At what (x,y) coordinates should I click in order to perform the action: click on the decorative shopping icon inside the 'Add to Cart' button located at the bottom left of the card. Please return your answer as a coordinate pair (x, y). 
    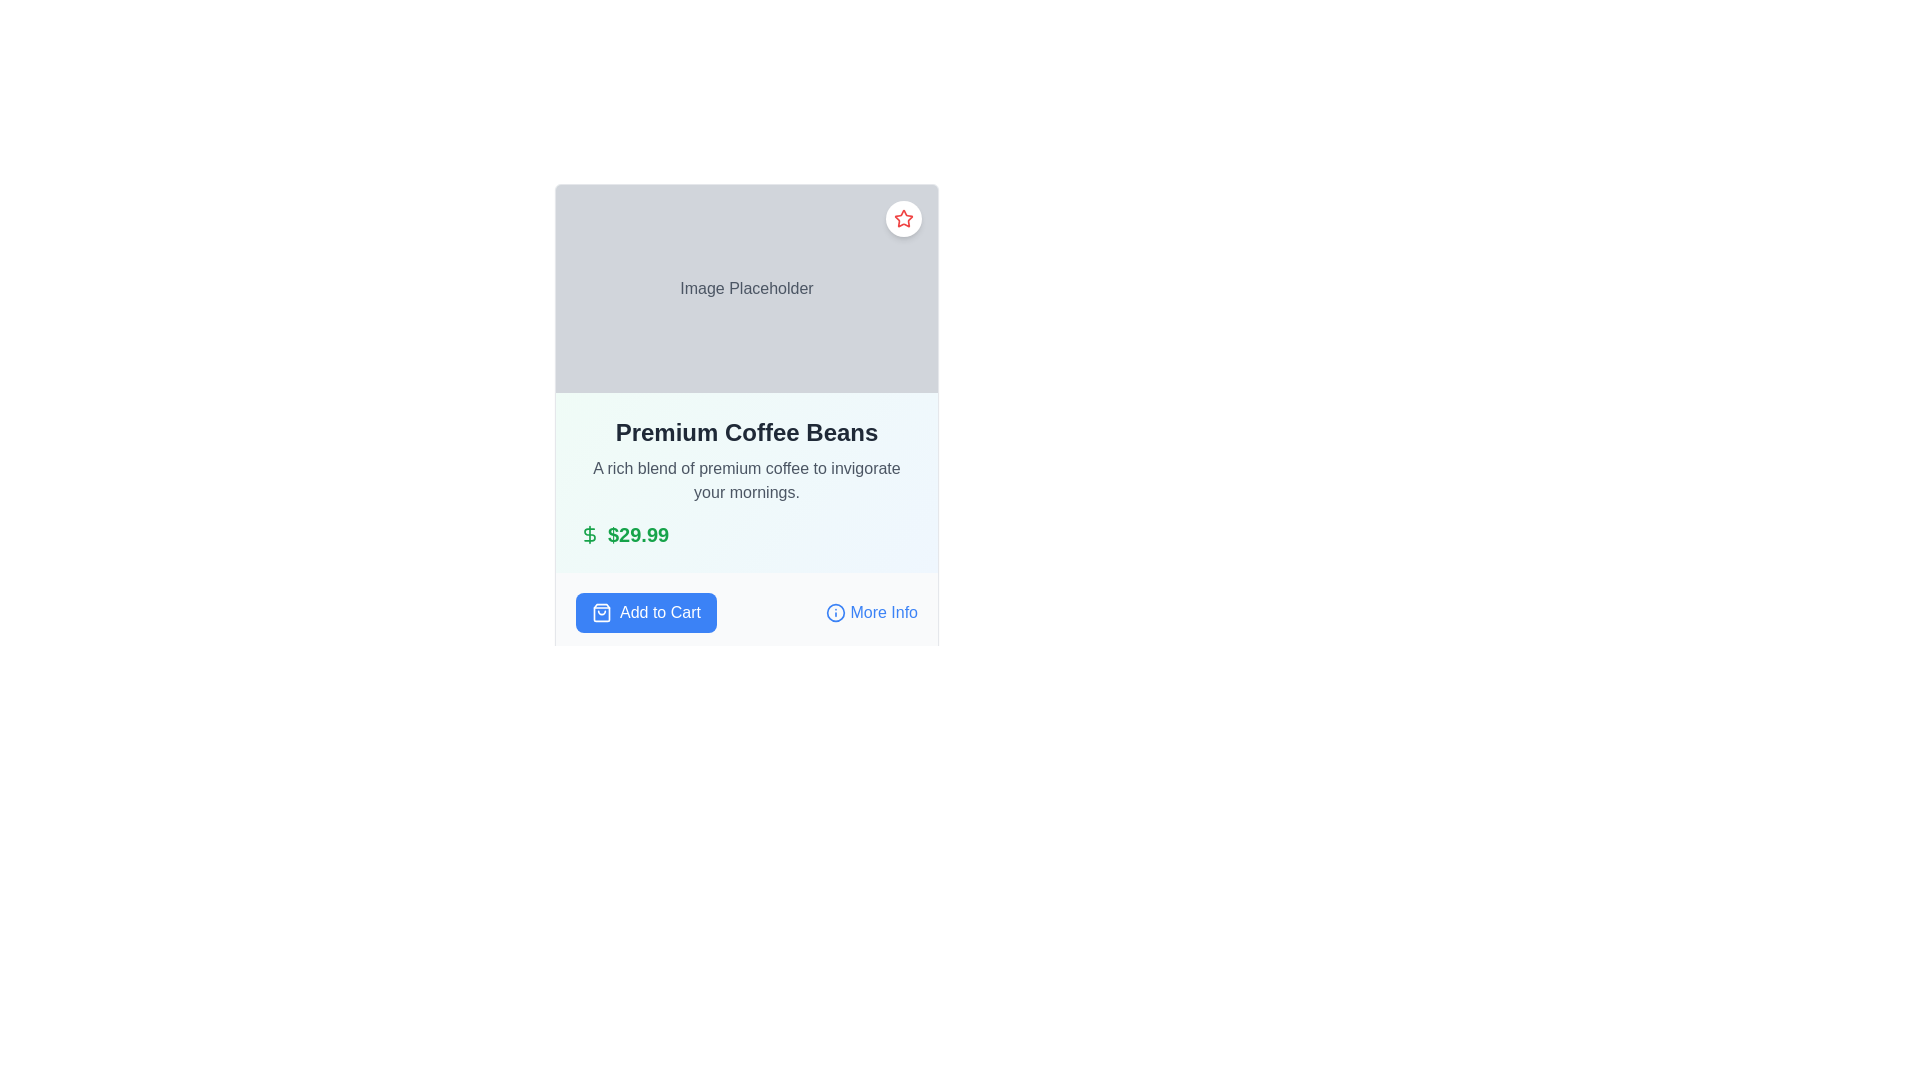
    Looking at the image, I should click on (600, 612).